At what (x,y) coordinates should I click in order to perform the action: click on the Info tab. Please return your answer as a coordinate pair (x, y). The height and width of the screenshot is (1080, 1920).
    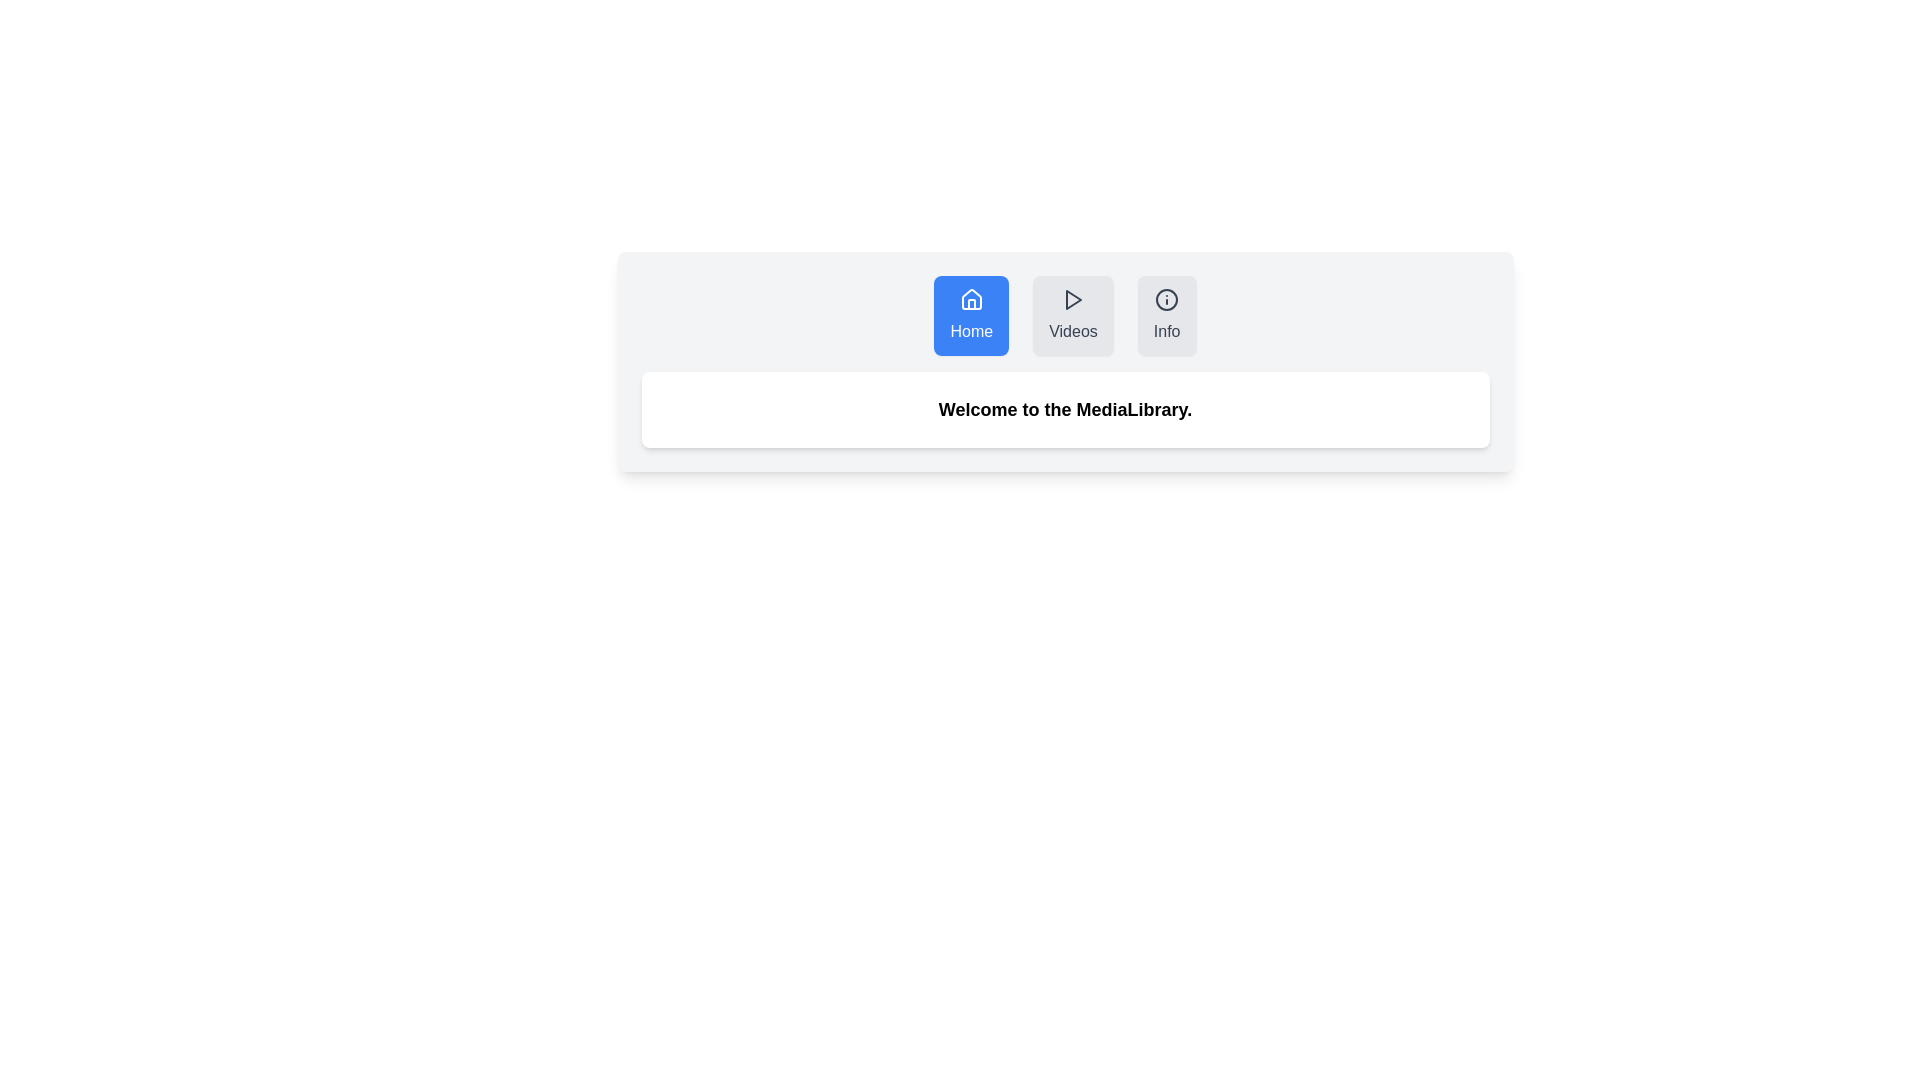
    Looking at the image, I should click on (1167, 315).